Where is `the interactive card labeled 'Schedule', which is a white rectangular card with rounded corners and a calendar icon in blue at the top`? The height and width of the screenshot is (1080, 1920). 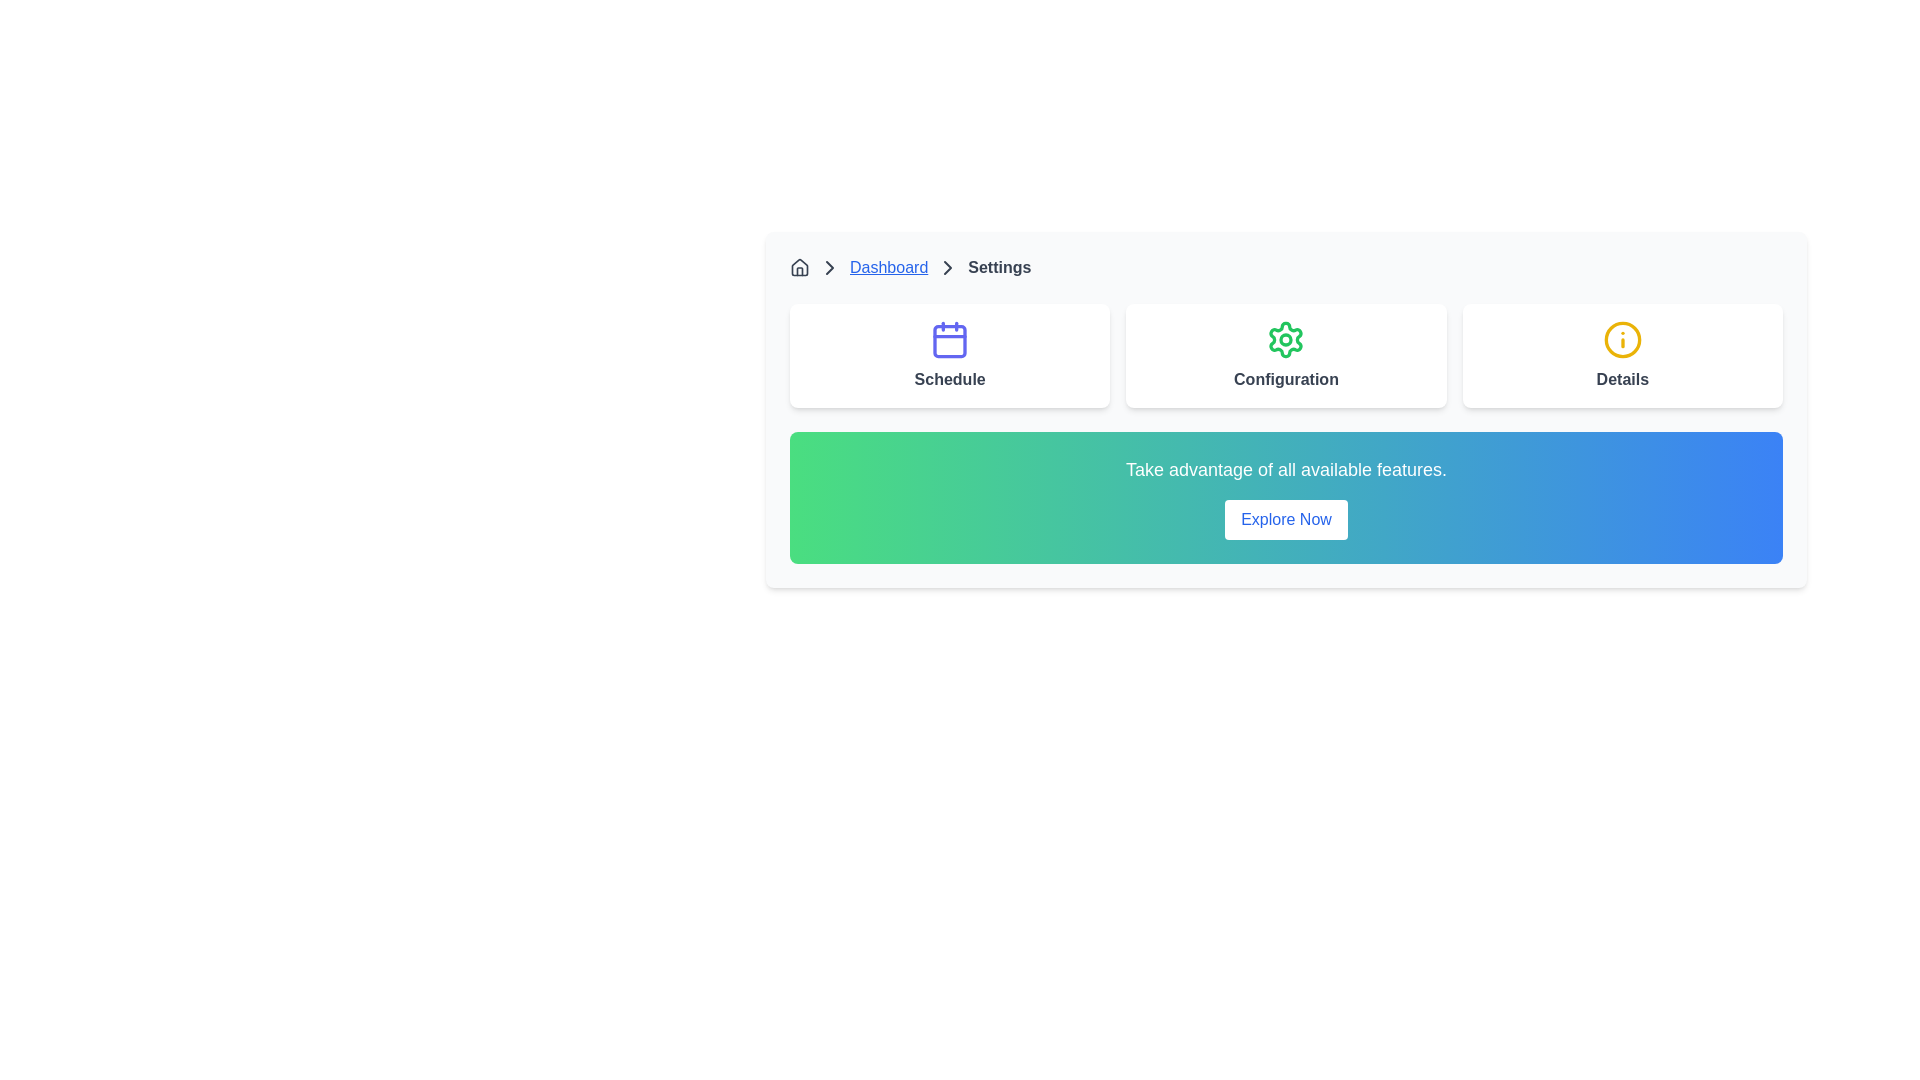
the interactive card labeled 'Schedule', which is a white rectangular card with rounded corners and a calendar icon in blue at the top is located at coordinates (949, 354).